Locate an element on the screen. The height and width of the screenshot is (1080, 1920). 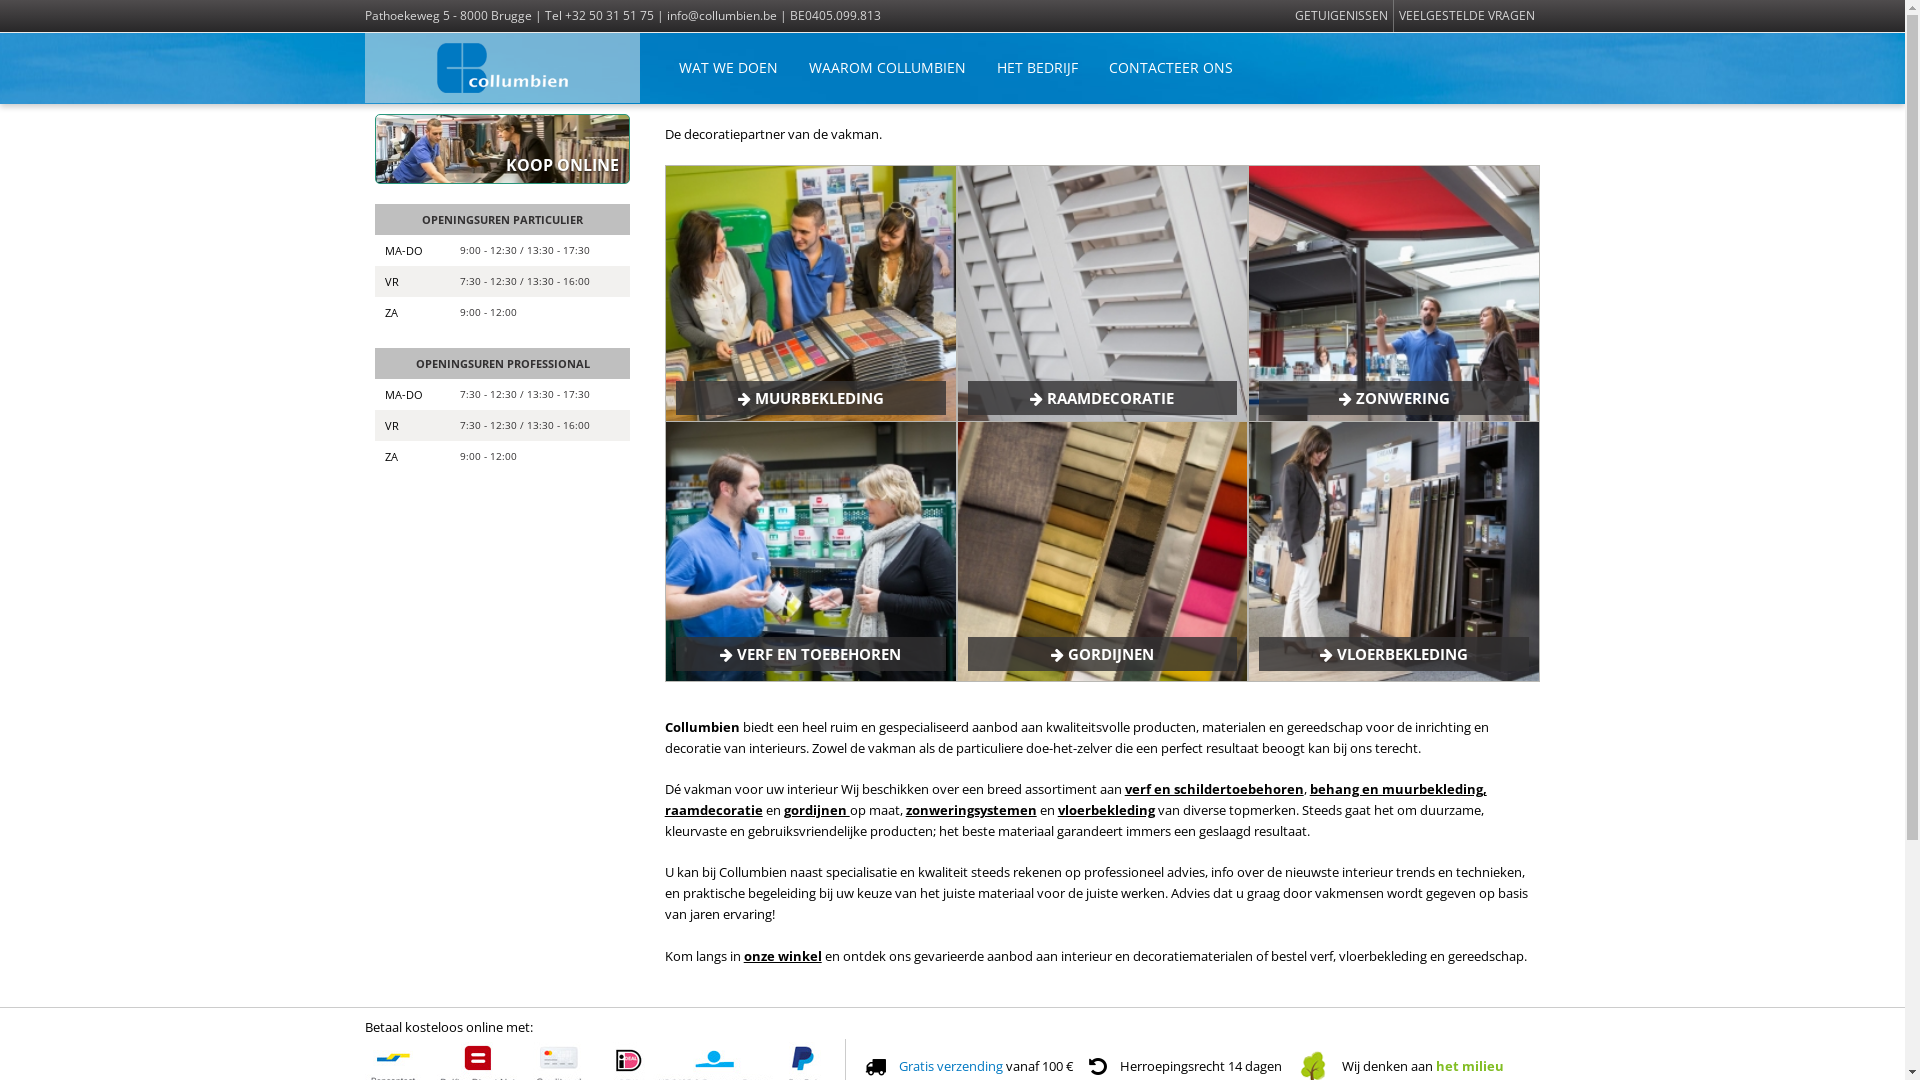
'+32 50 31 51 75' is located at coordinates (607, 15).